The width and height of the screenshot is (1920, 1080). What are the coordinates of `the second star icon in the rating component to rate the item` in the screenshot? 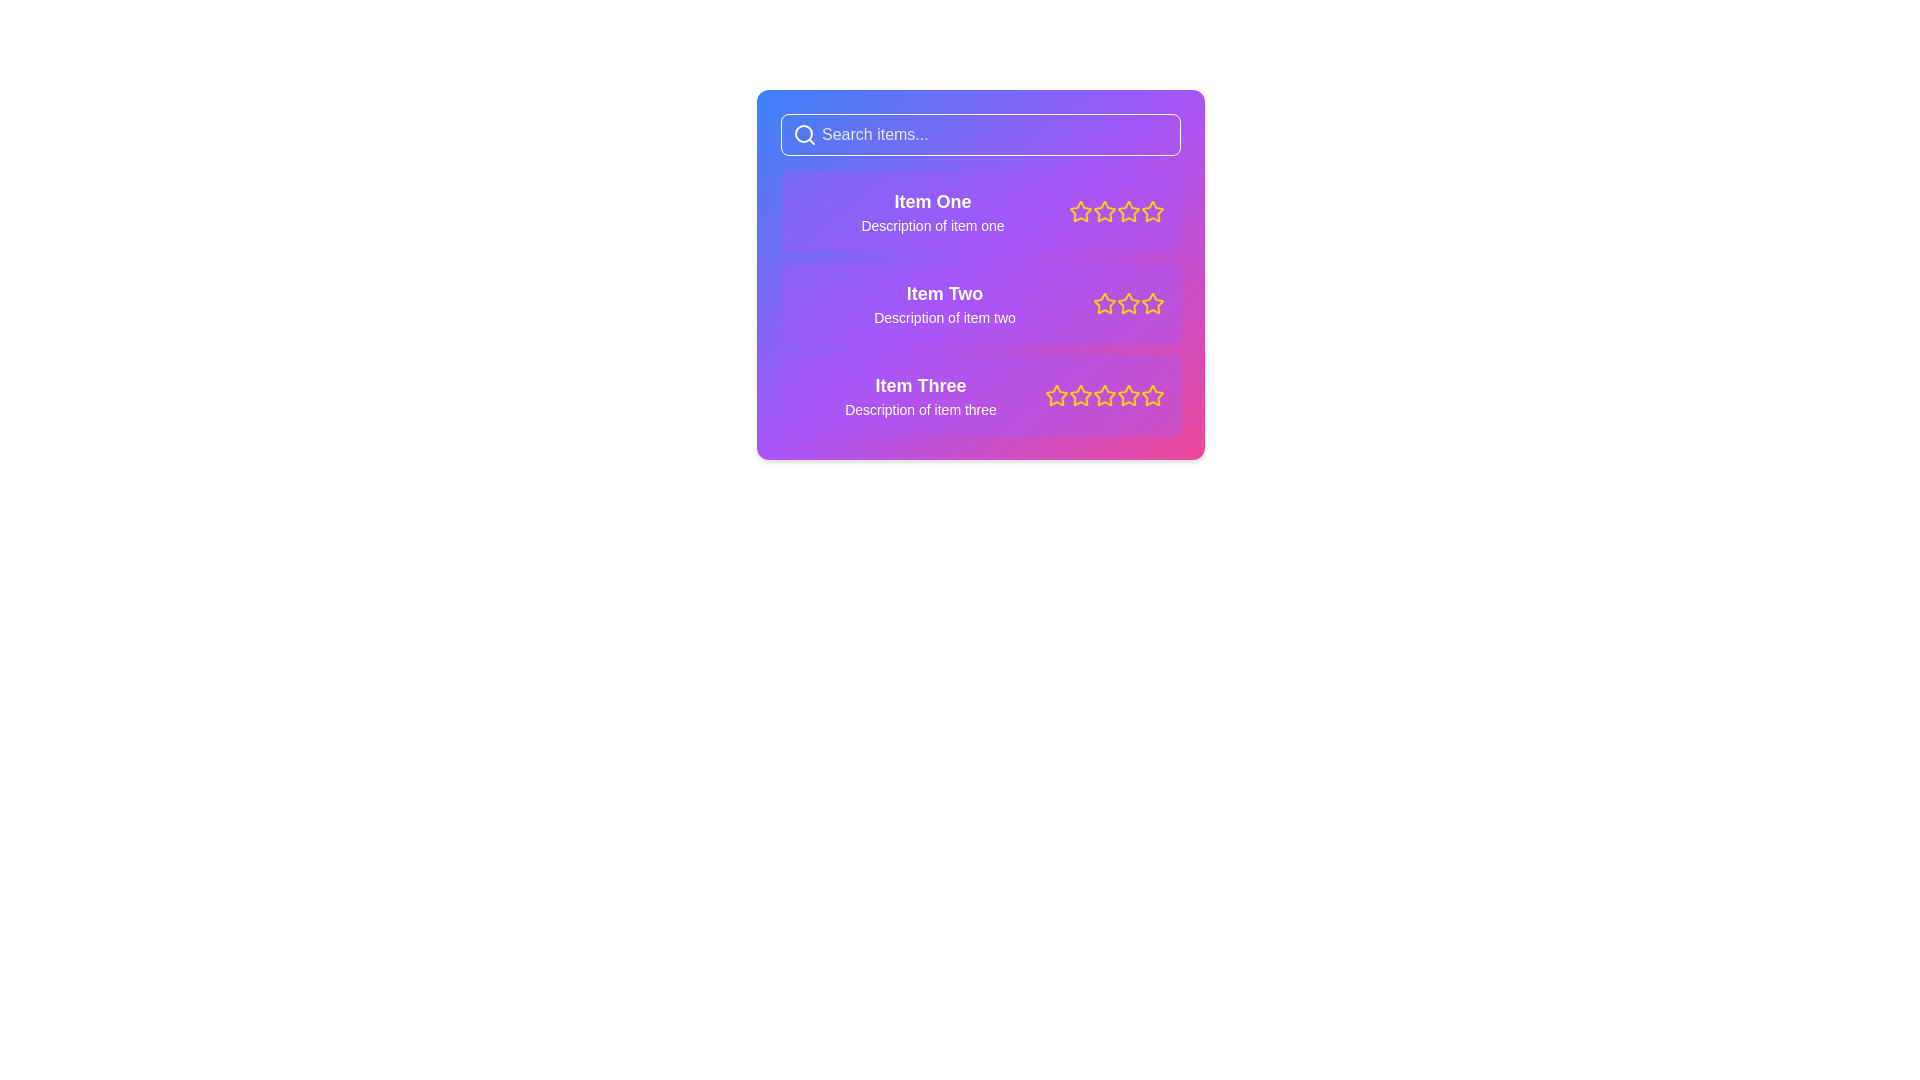 It's located at (1128, 304).